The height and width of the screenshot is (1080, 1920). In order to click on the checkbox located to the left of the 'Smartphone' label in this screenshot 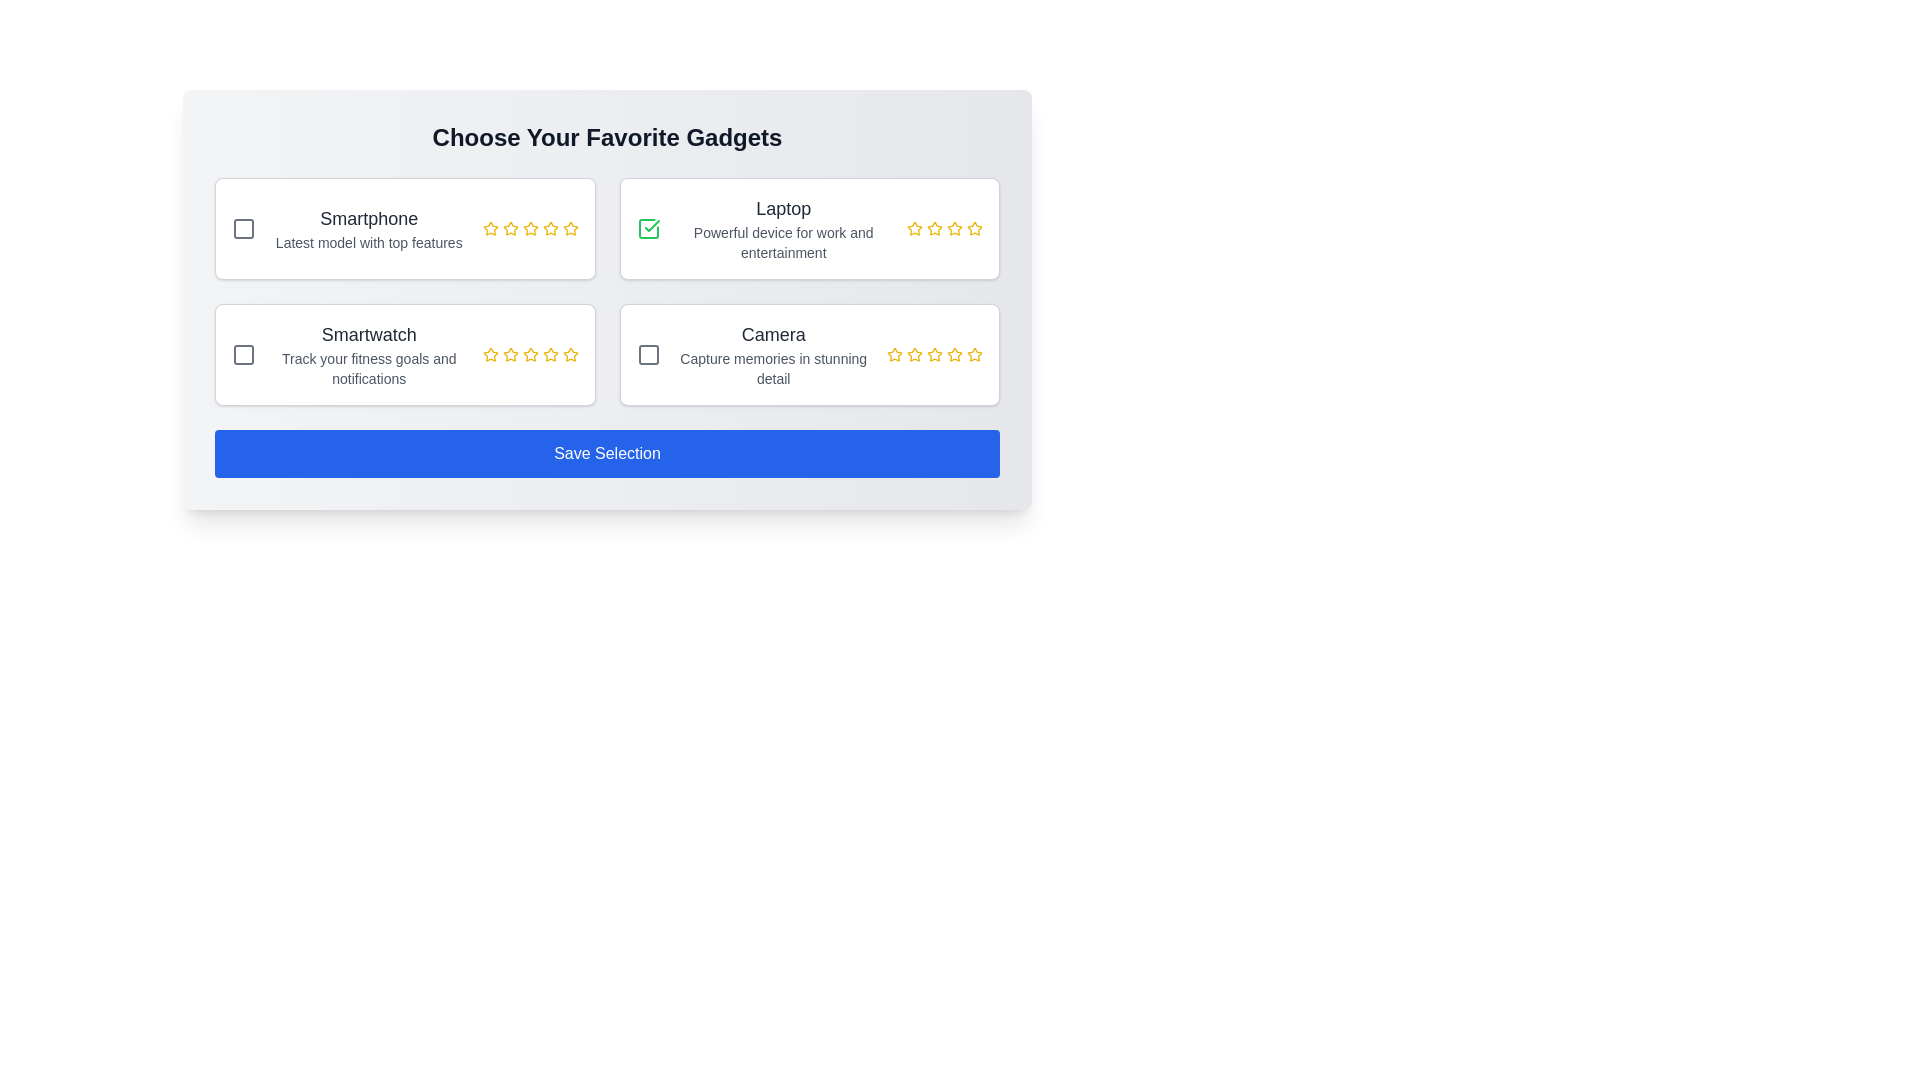, I will do `click(243, 227)`.